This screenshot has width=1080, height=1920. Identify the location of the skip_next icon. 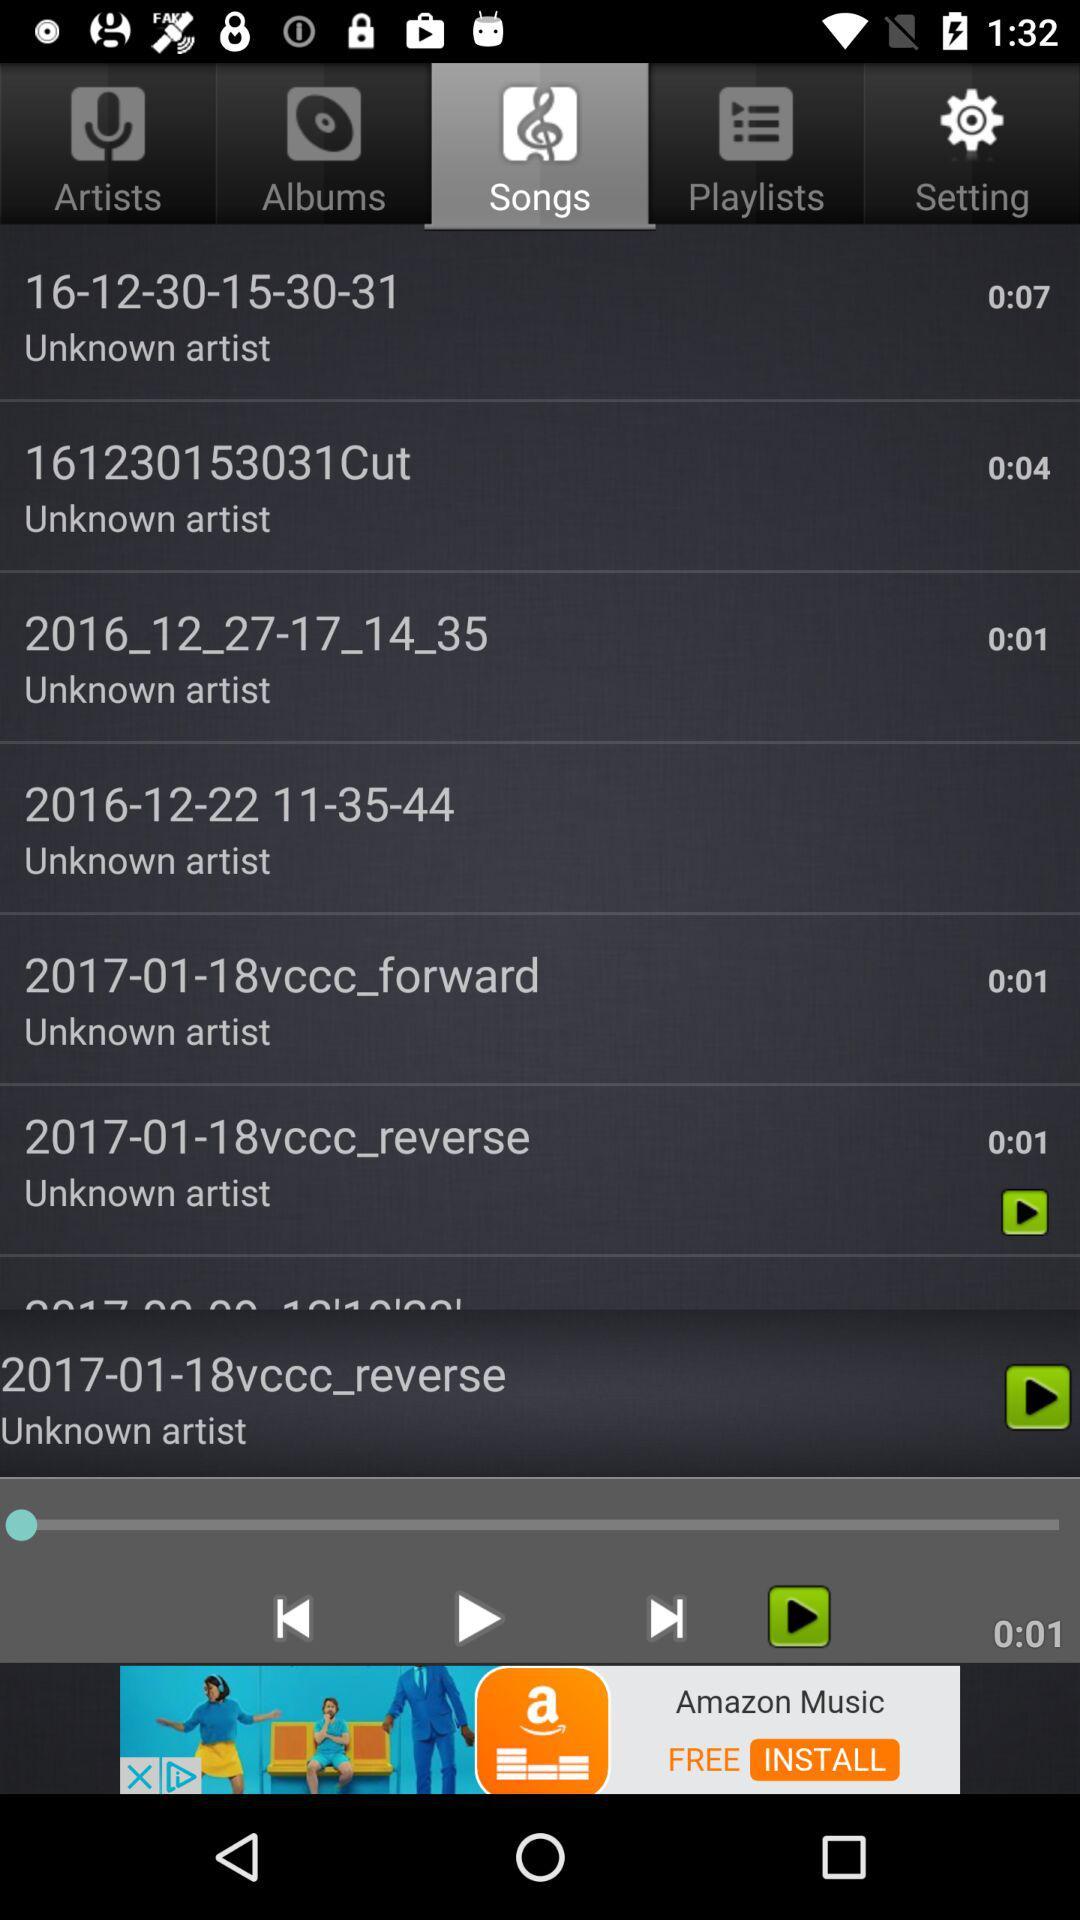
(666, 1618).